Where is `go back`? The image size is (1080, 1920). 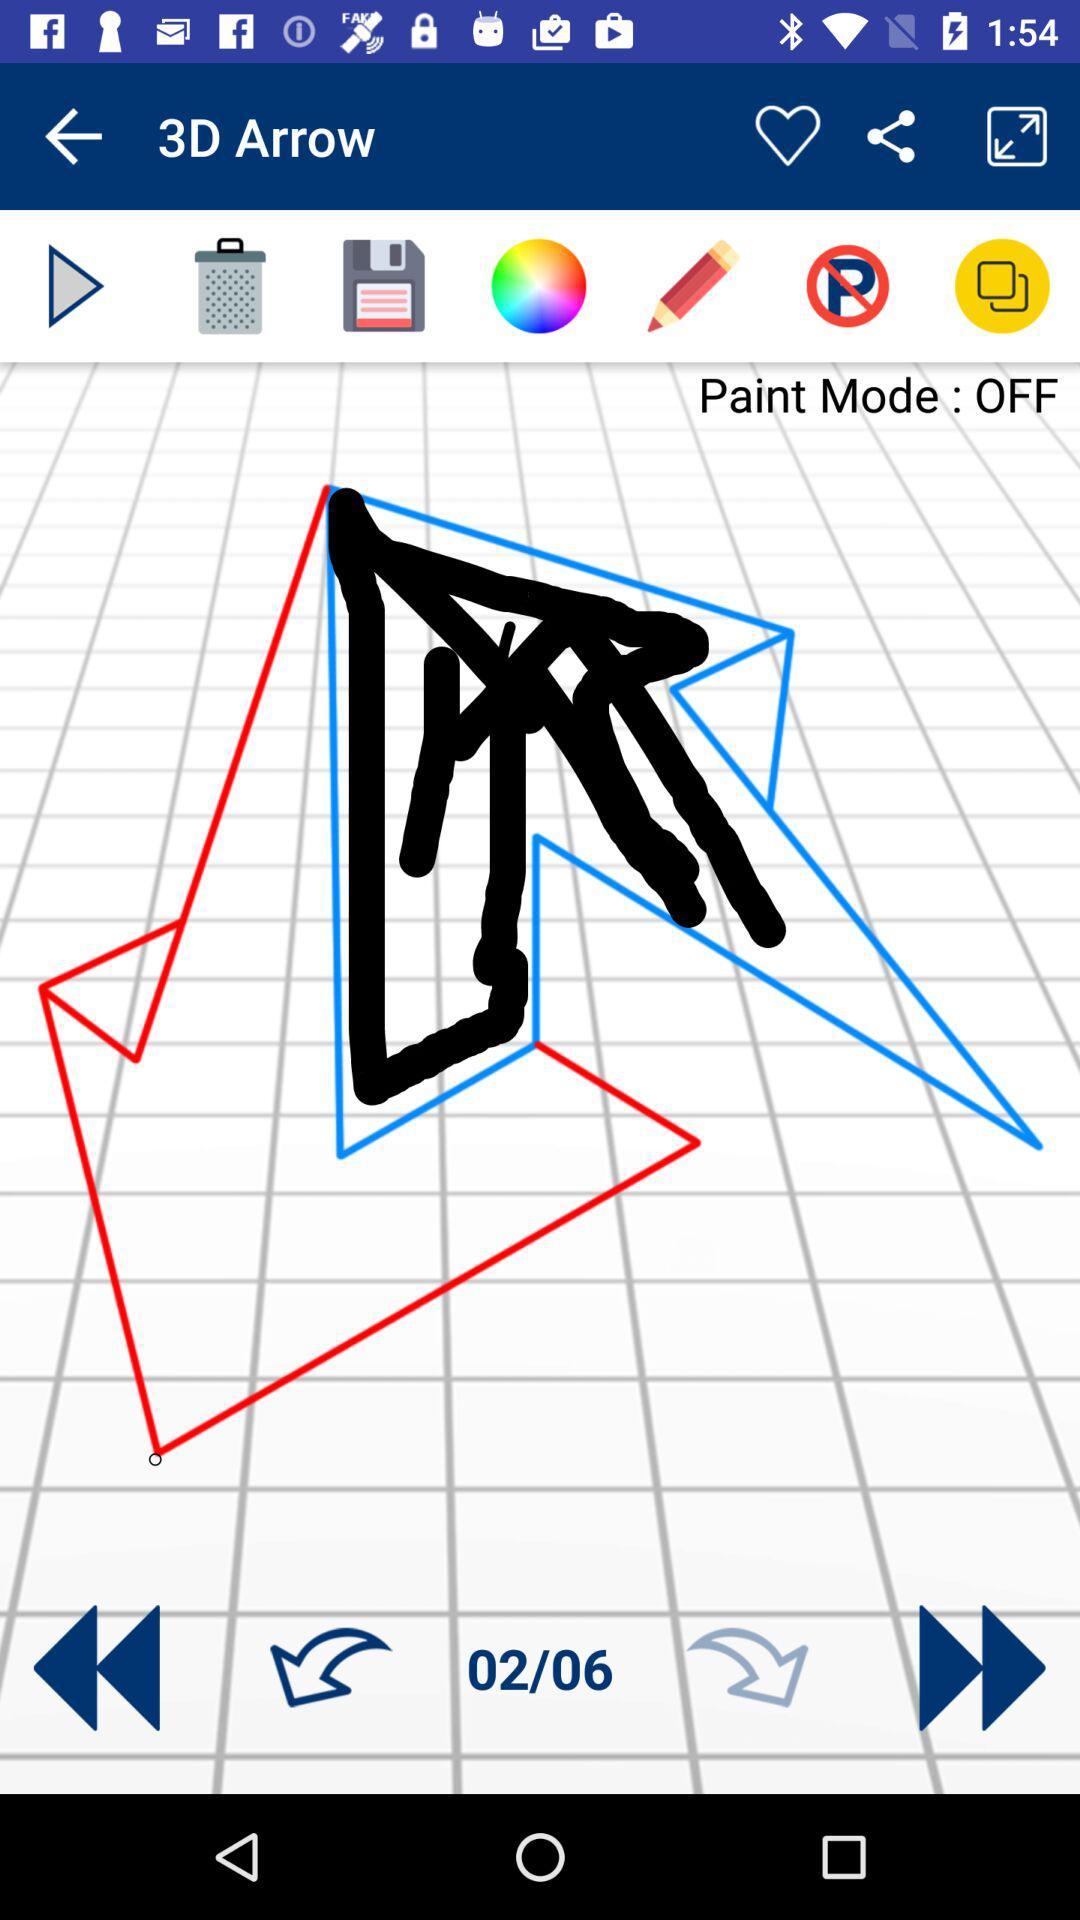
go back is located at coordinates (96, 1668).